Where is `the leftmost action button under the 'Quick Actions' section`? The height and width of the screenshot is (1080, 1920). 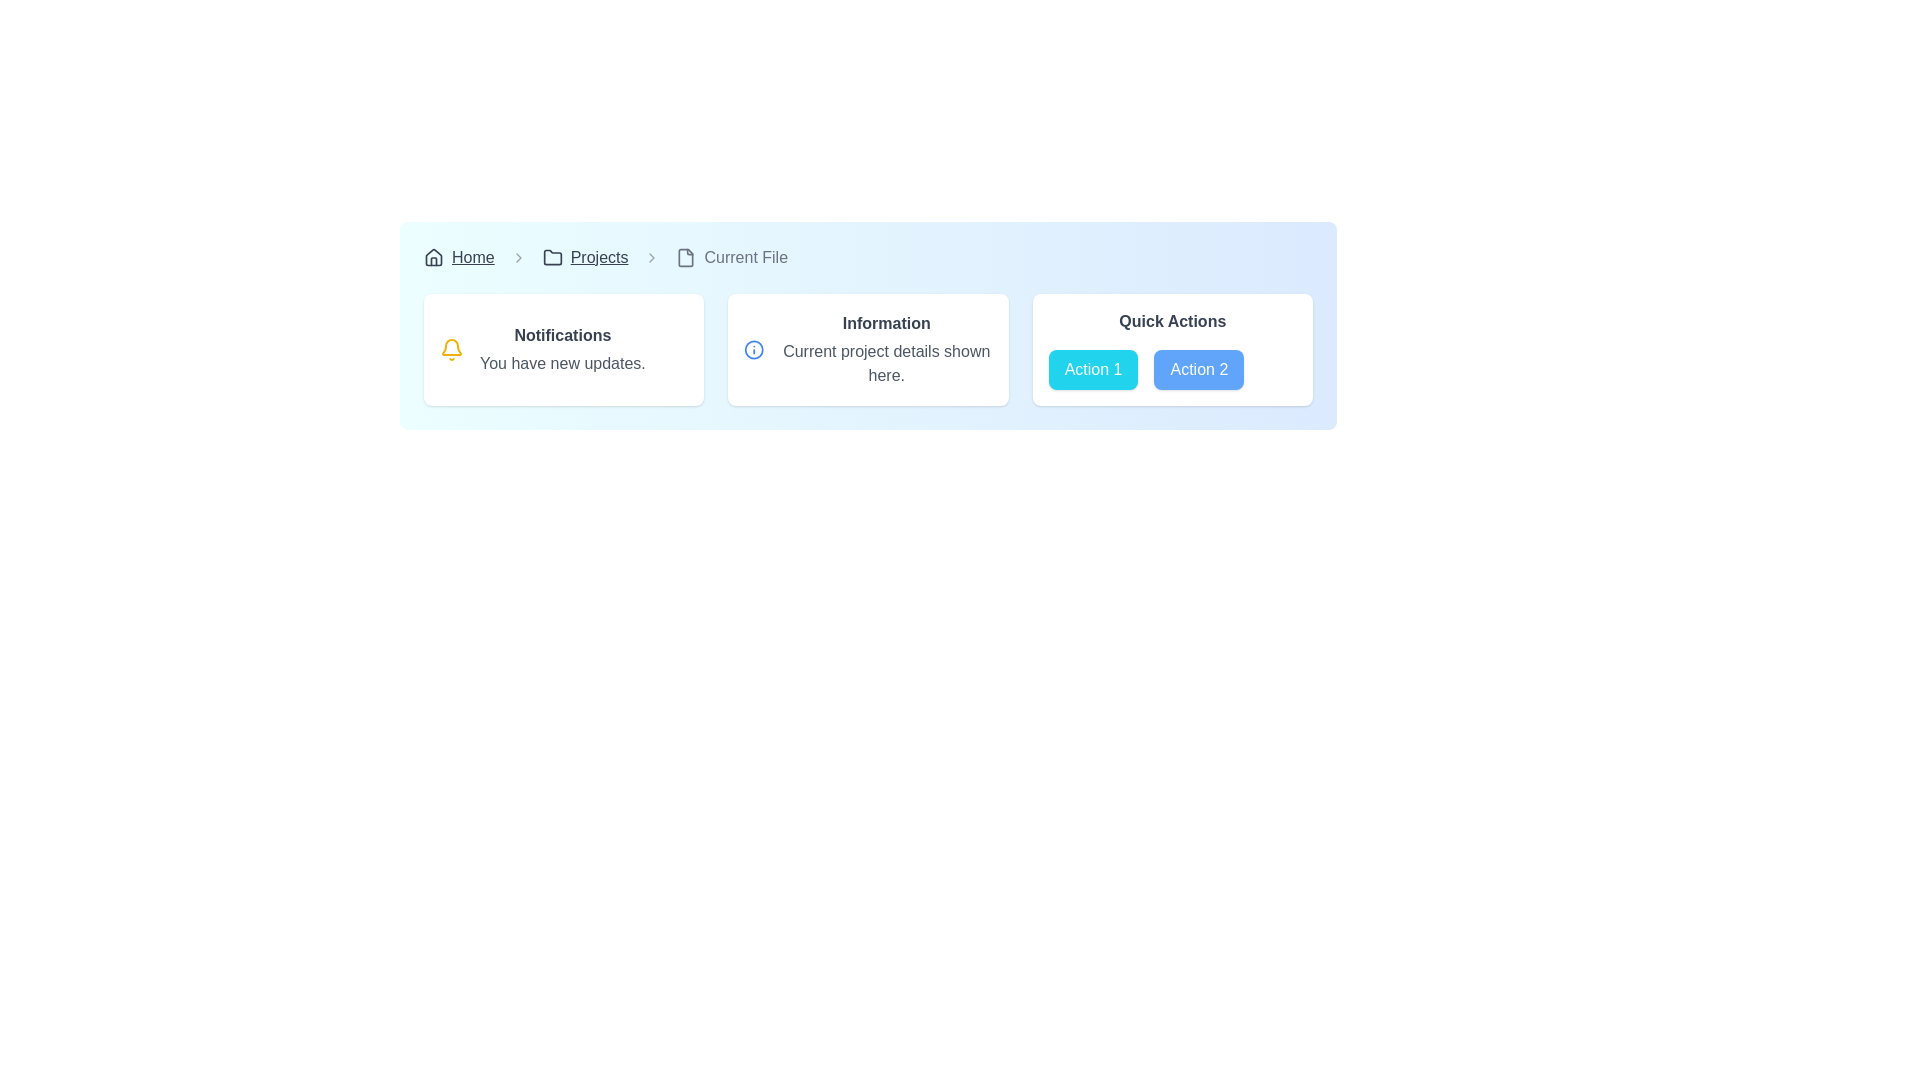
the leftmost action button under the 'Quick Actions' section is located at coordinates (1092, 370).